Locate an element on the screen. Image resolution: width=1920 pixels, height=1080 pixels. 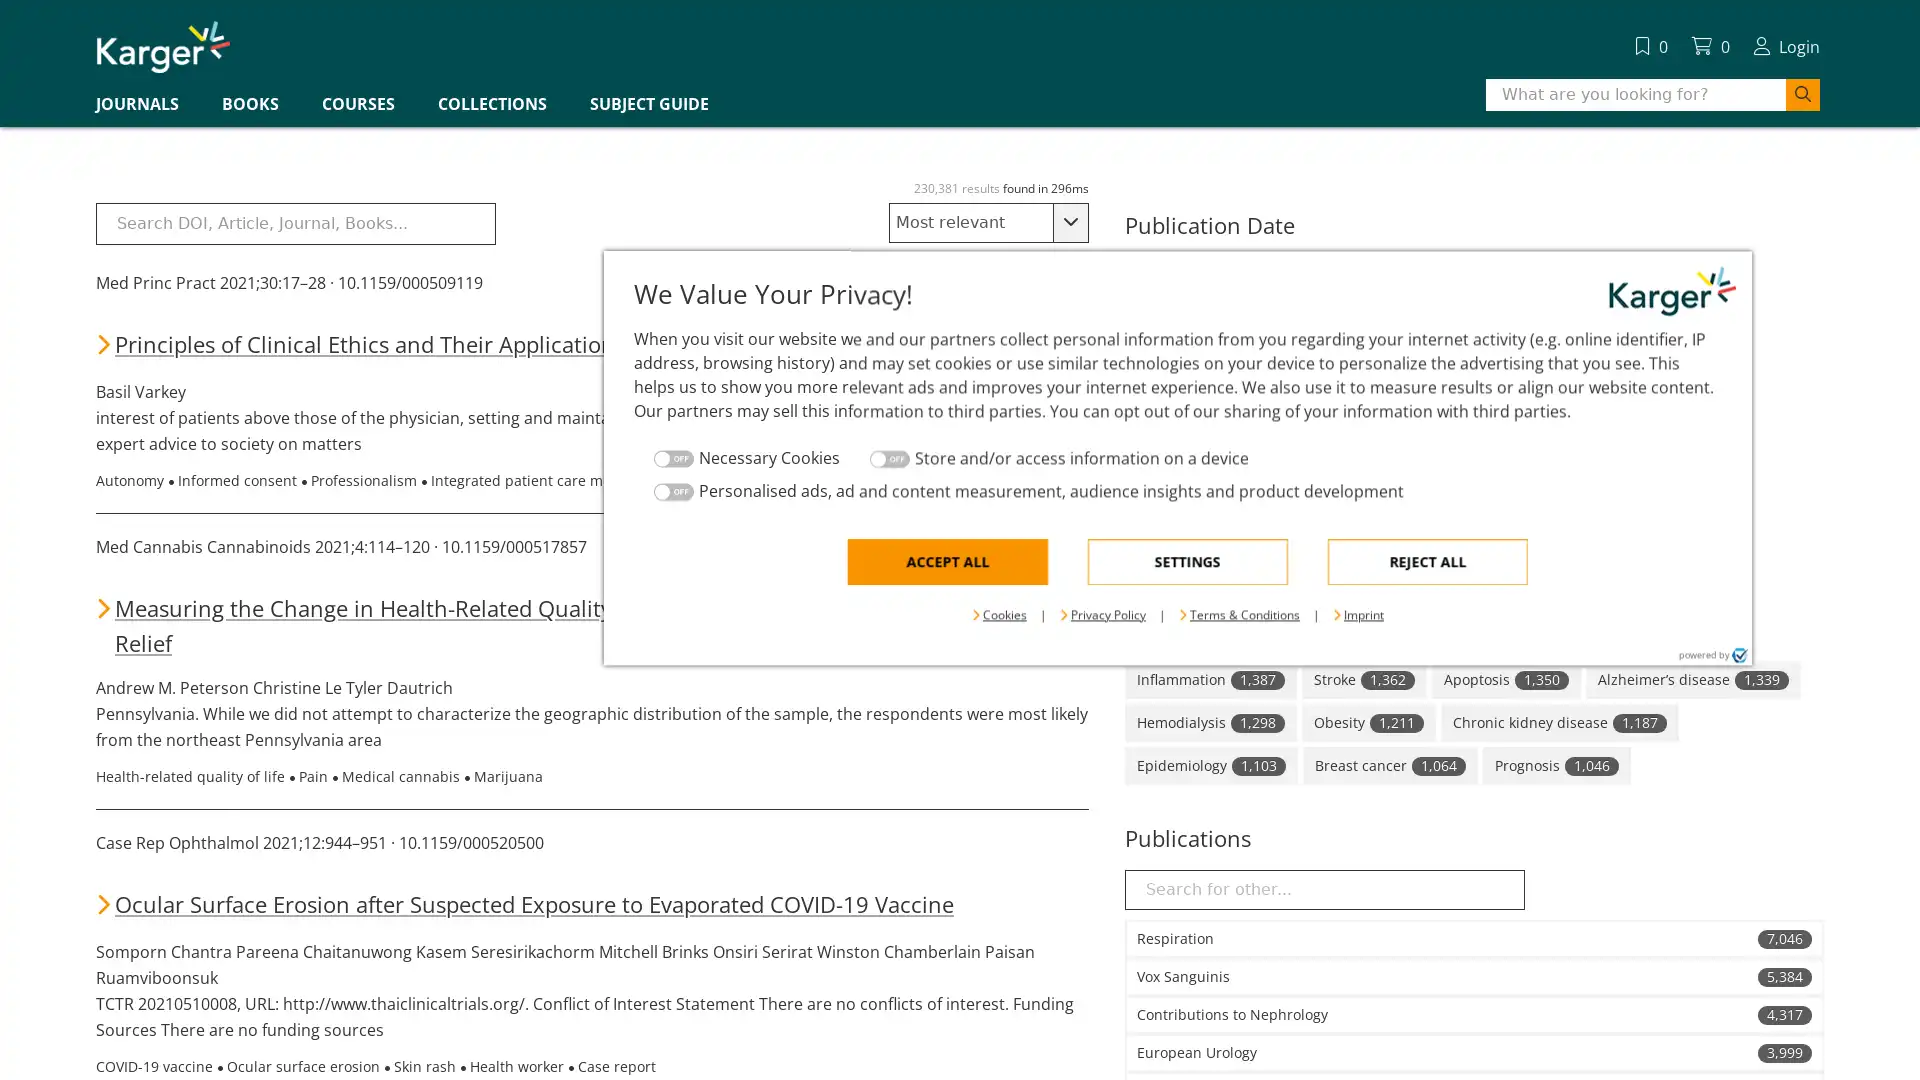
REJECT ALL is located at coordinates (1208, 644).